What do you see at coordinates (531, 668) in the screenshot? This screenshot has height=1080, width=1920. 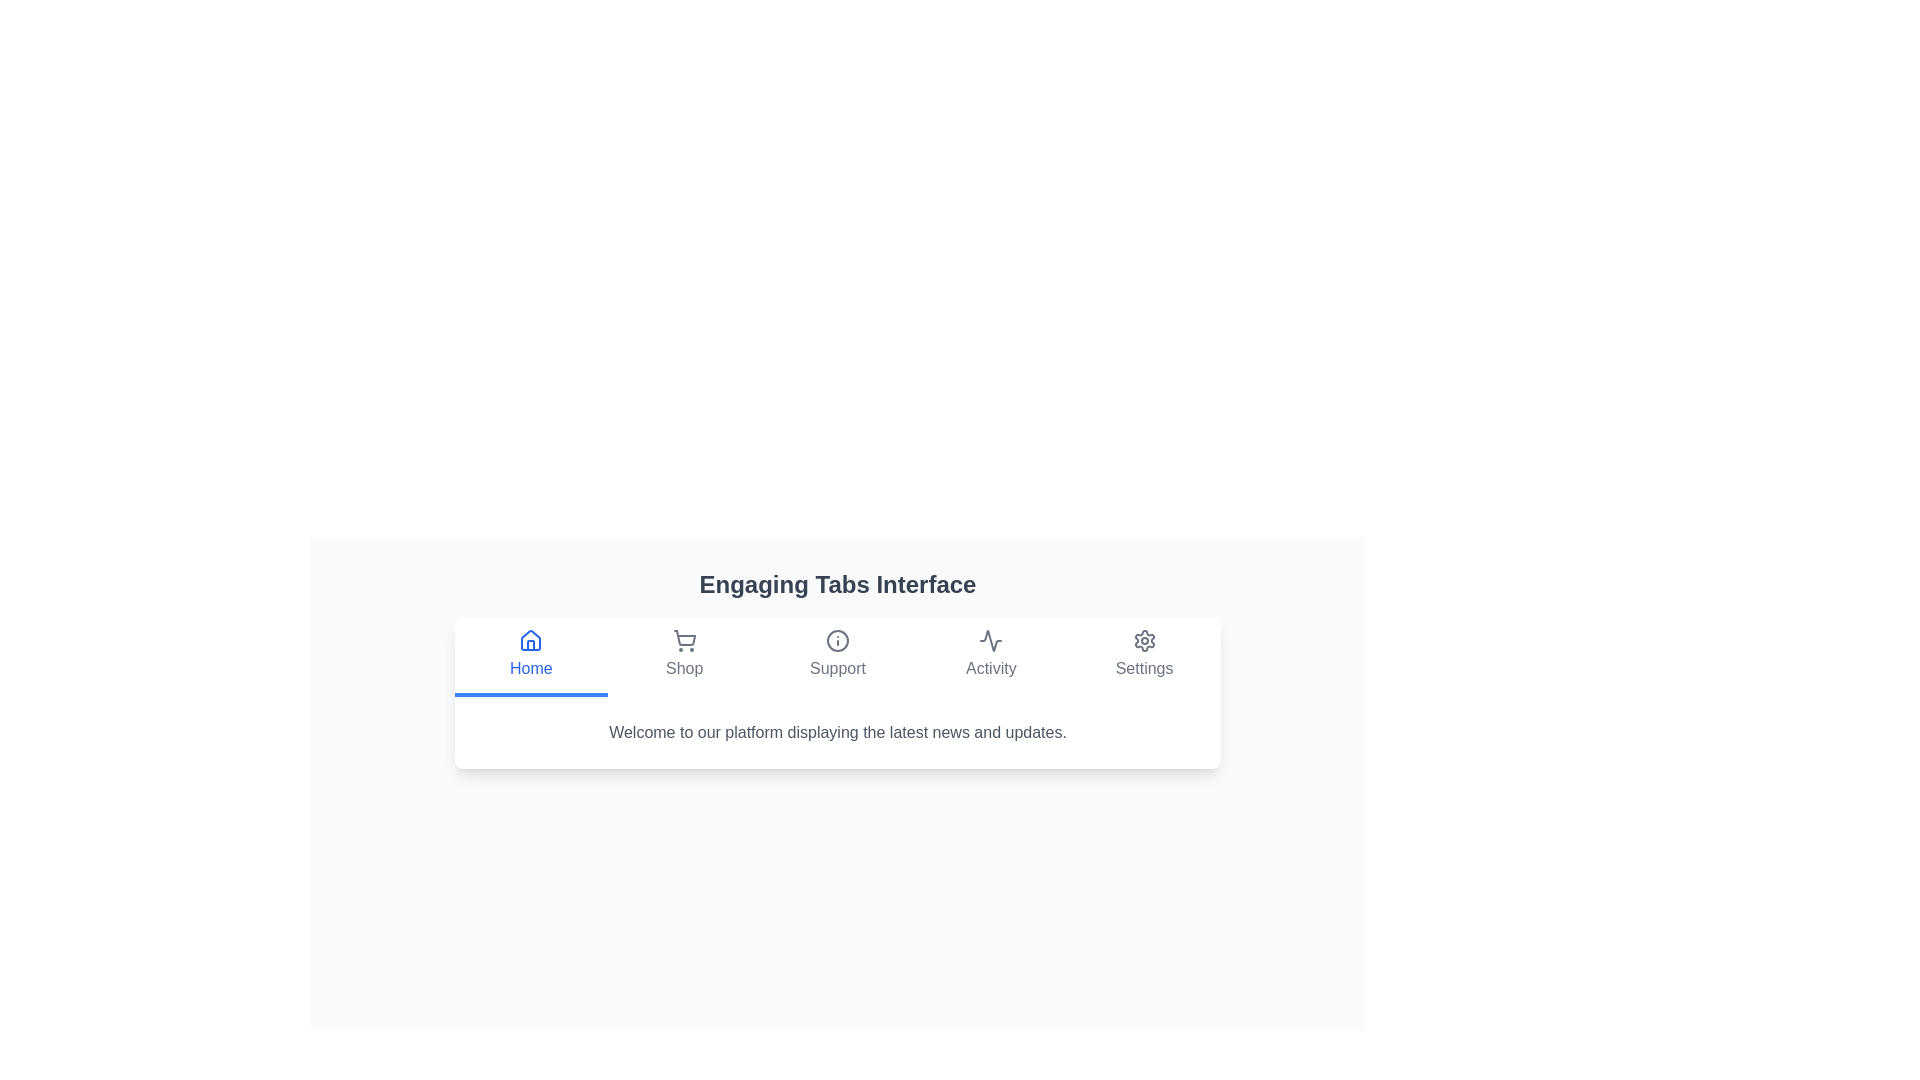 I see `the 'Home' text label in the navigation bar` at bounding box center [531, 668].